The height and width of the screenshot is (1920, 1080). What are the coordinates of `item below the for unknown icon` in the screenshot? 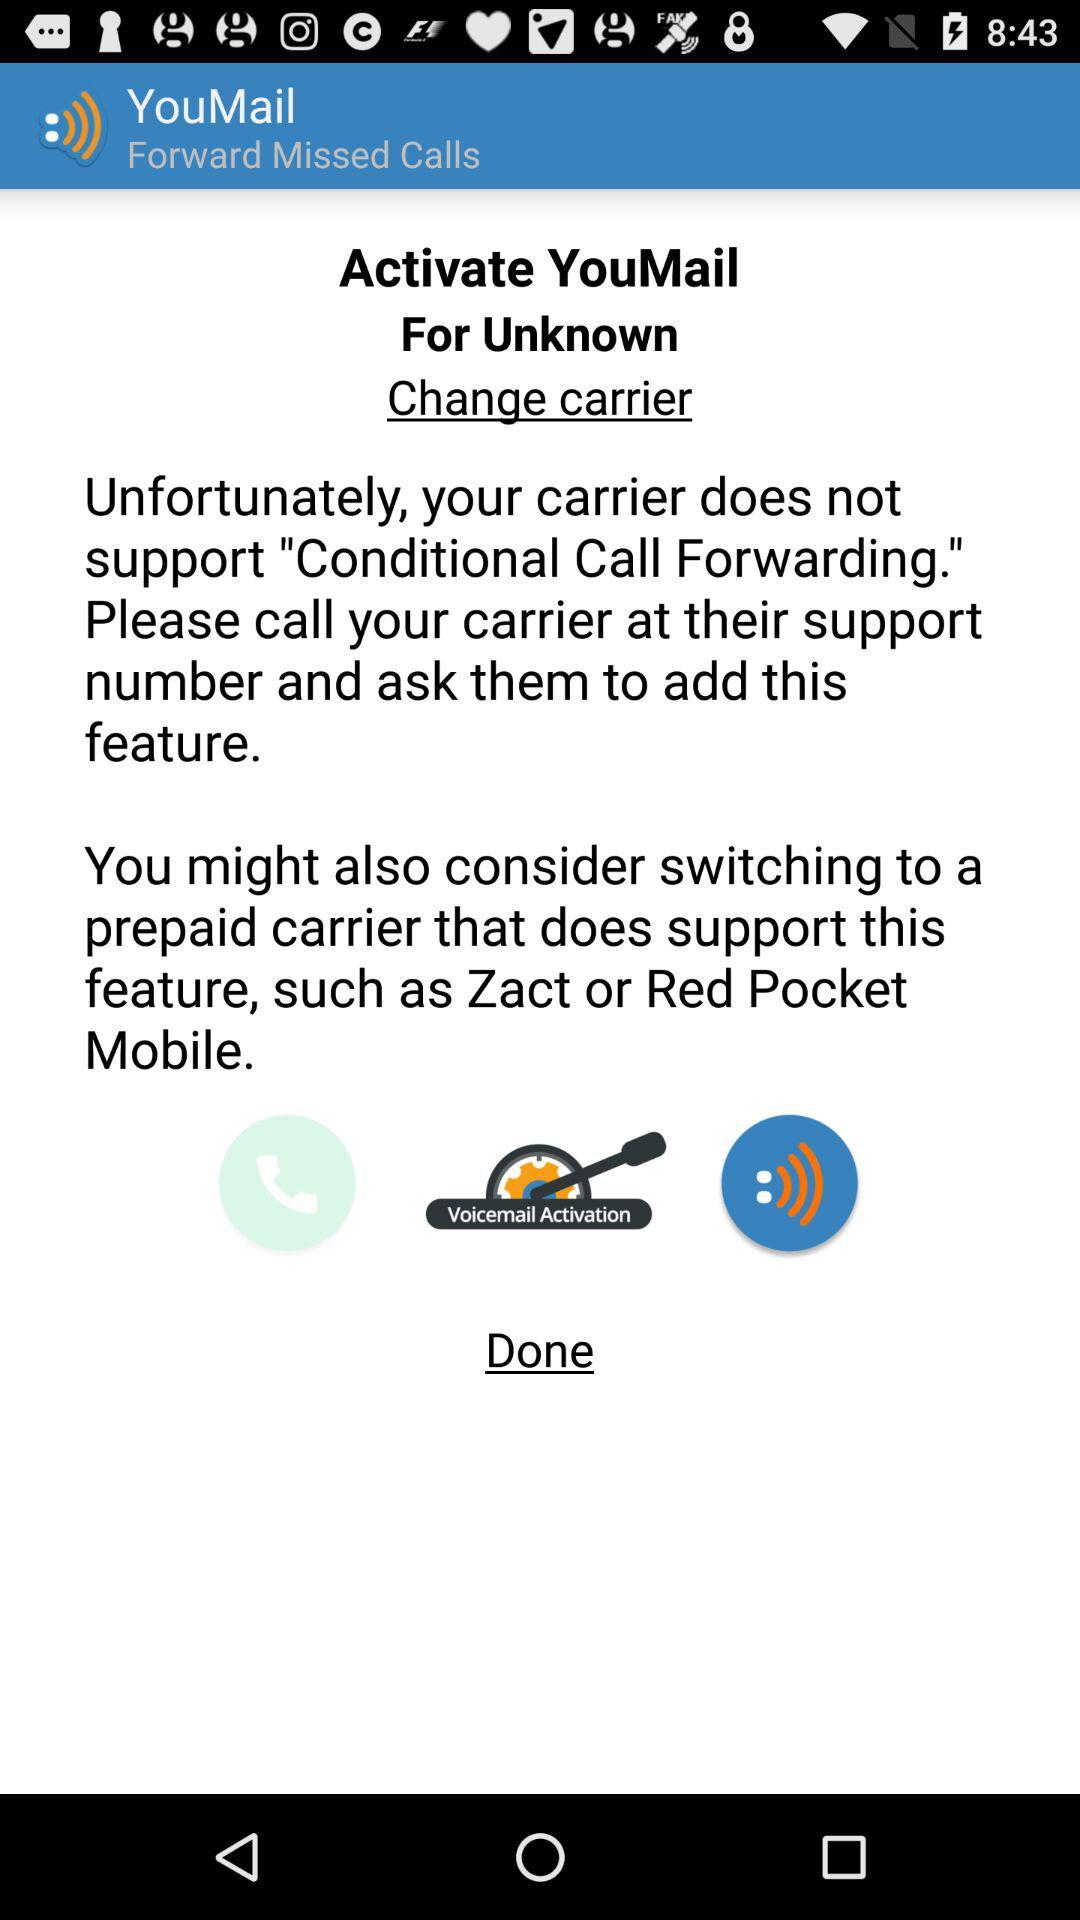 It's located at (538, 396).